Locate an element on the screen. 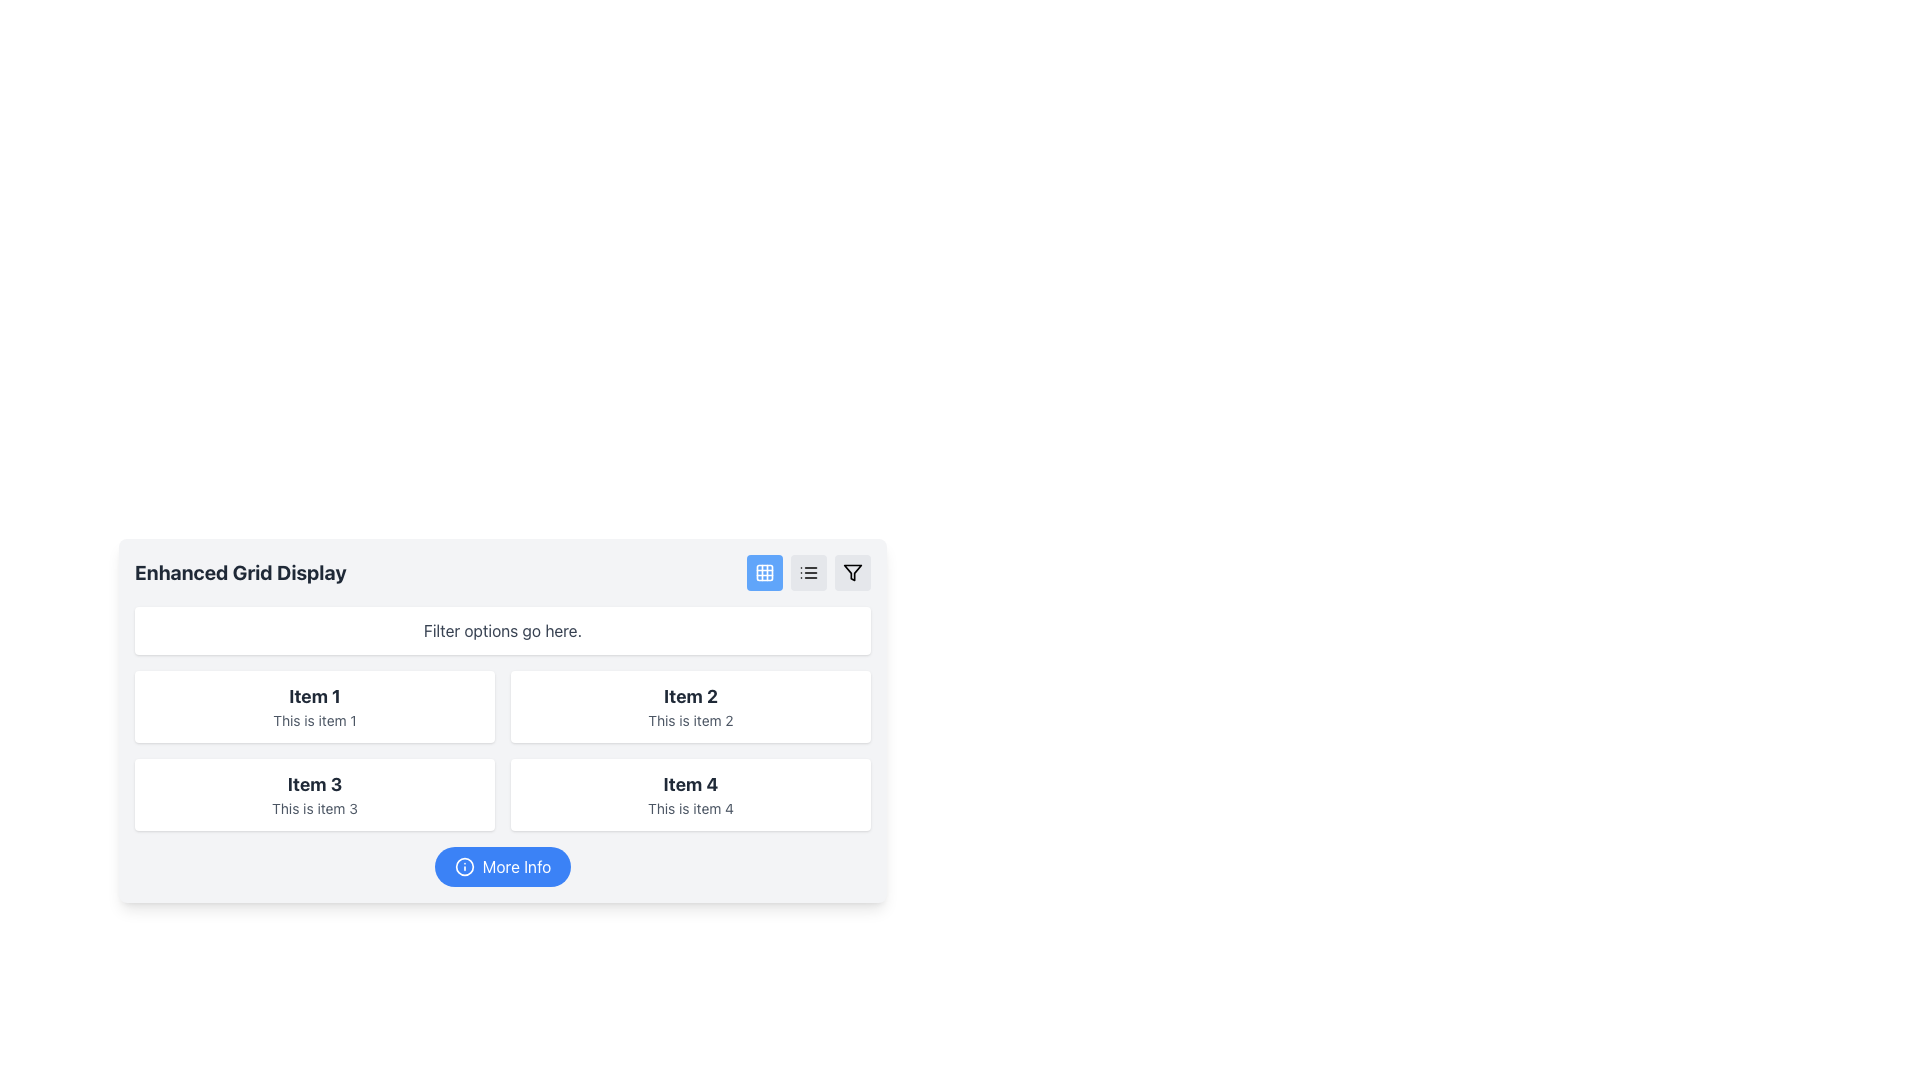 The width and height of the screenshot is (1920, 1080). the funnel icon located inside the gray rounded rectangular button positioned at the top-right corner of the grid display filter interface is located at coordinates (853, 573).